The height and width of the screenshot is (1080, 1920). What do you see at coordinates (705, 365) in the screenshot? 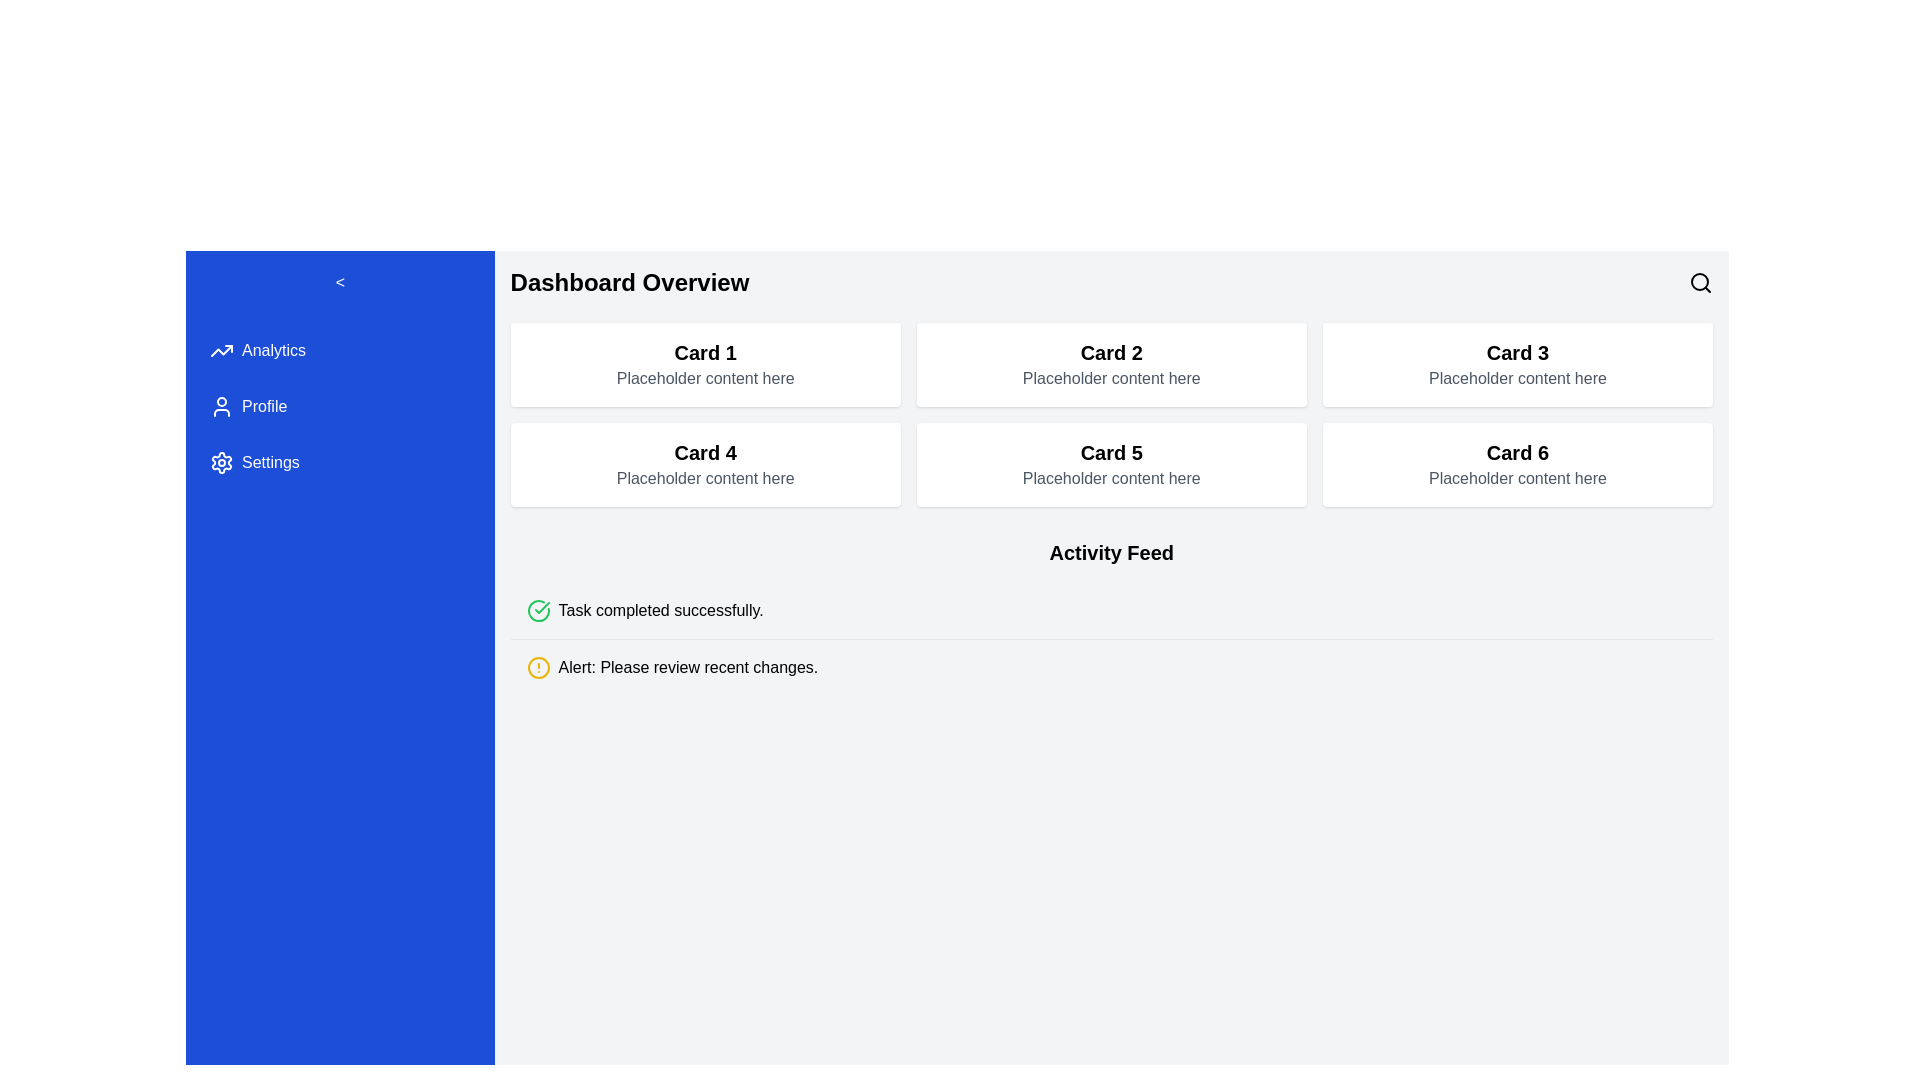
I see `the Card UI component with the title 'Card 1' and description 'Placeholder content here', located in the top-left corner of the grid layout` at bounding box center [705, 365].